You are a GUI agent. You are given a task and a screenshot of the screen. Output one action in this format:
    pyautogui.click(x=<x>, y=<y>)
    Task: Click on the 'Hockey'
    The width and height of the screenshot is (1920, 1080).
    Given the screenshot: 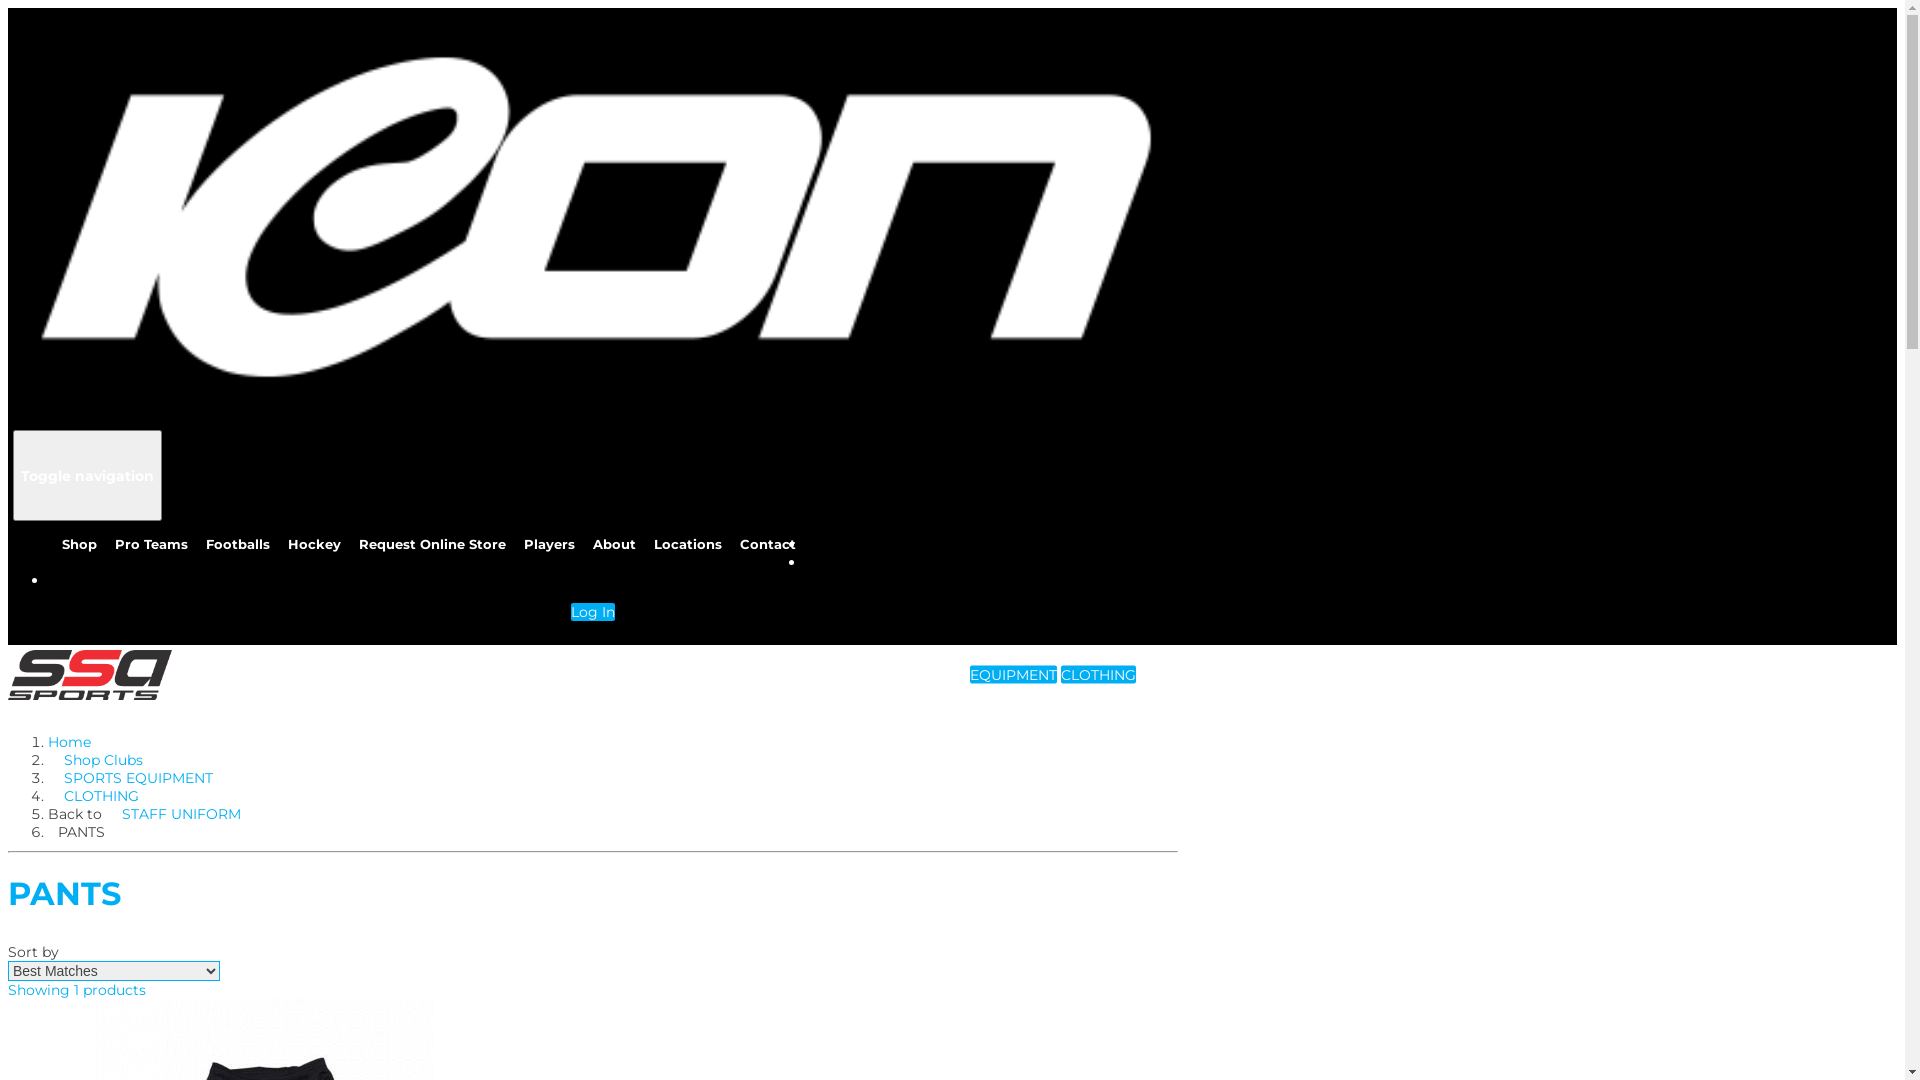 What is the action you would take?
    pyautogui.click(x=313, y=546)
    